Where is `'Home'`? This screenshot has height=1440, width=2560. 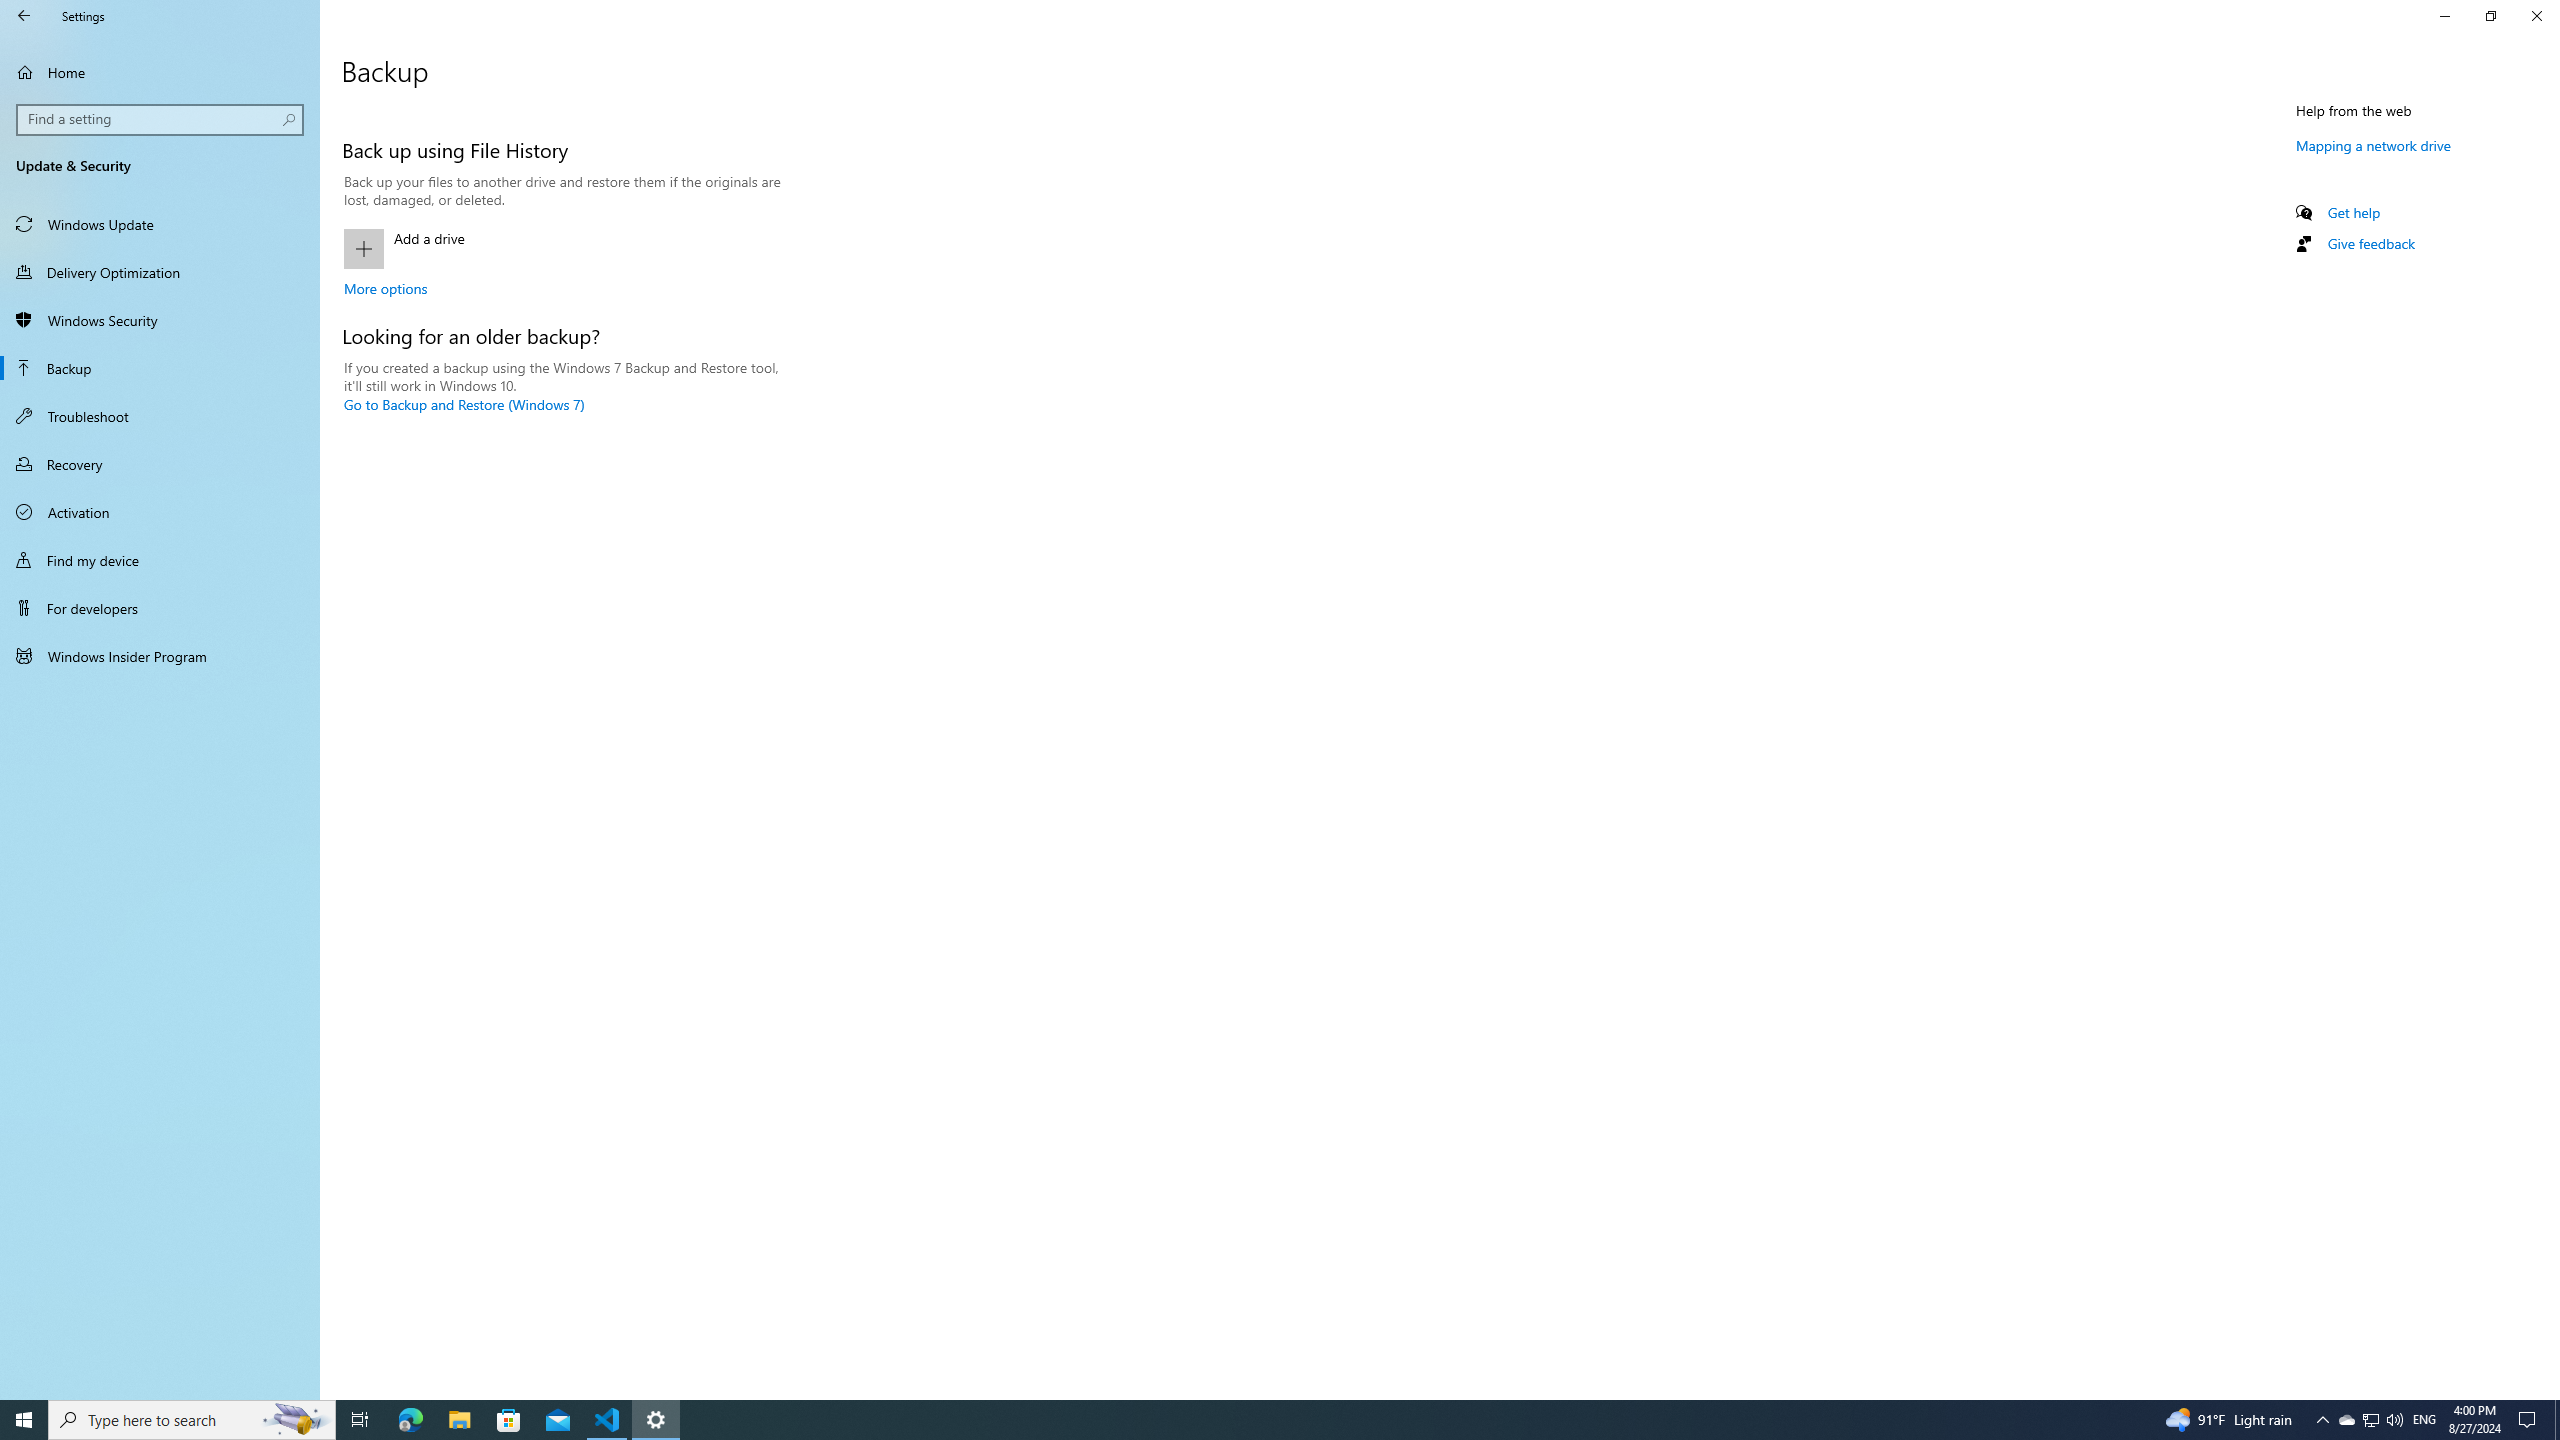
'Home' is located at coordinates (159, 72).